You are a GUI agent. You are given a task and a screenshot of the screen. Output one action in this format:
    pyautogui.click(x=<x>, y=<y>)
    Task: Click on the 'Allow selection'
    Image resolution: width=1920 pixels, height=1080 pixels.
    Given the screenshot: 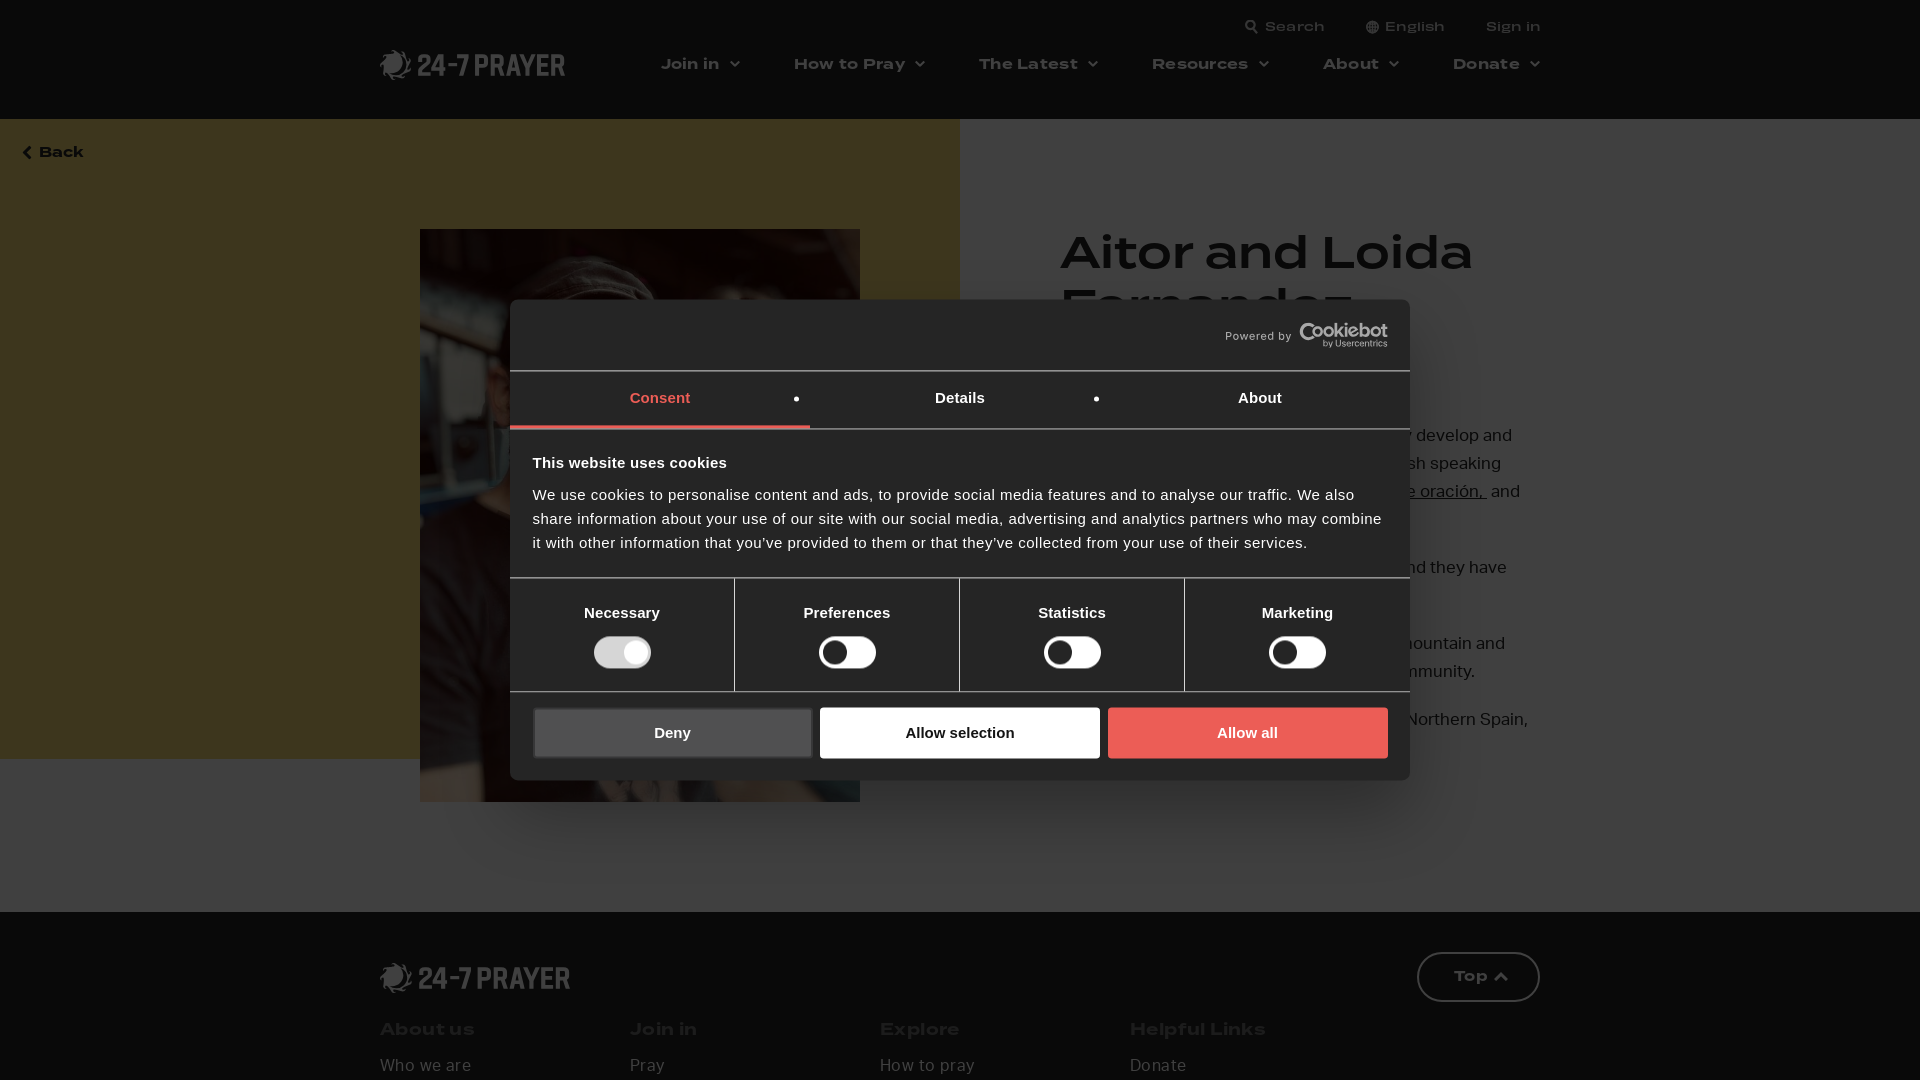 What is the action you would take?
    pyautogui.click(x=820, y=732)
    